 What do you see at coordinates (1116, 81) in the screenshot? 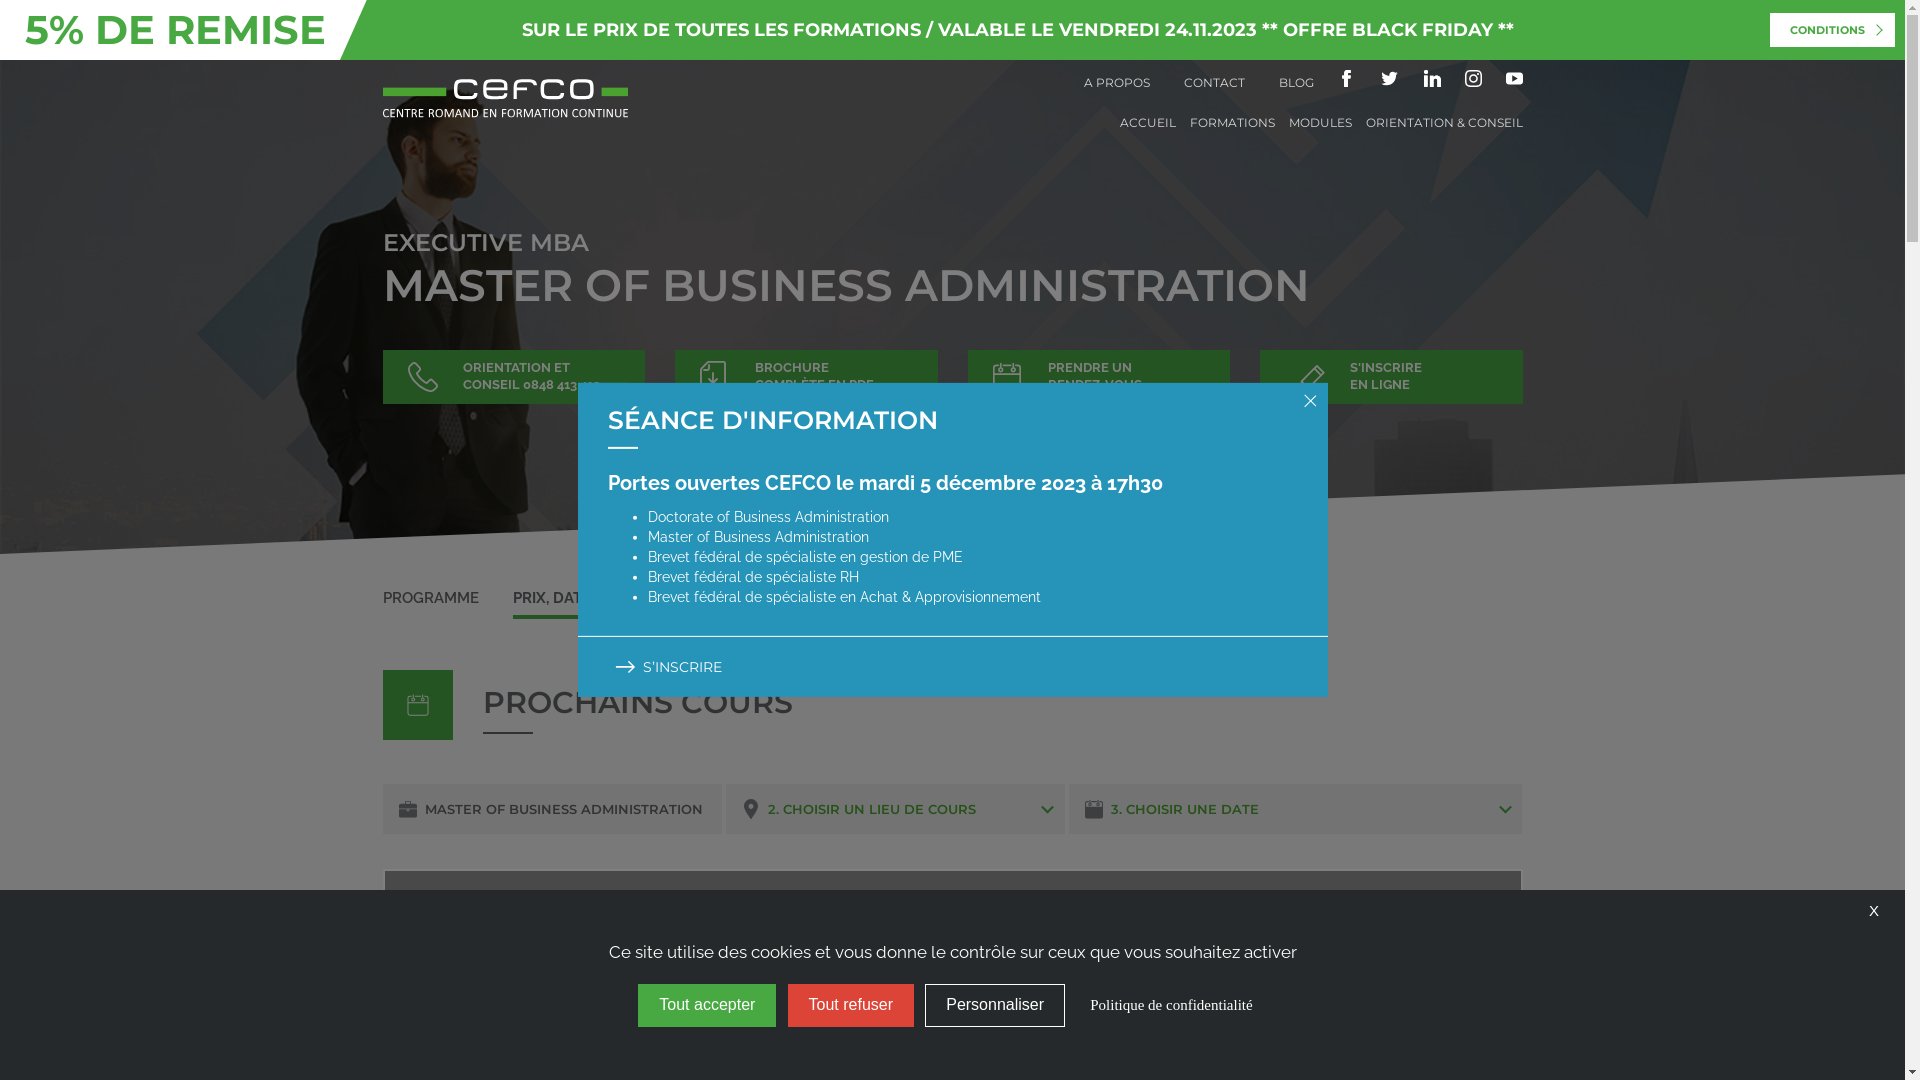
I see `'A PROPOS'` at bounding box center [1116, 81].